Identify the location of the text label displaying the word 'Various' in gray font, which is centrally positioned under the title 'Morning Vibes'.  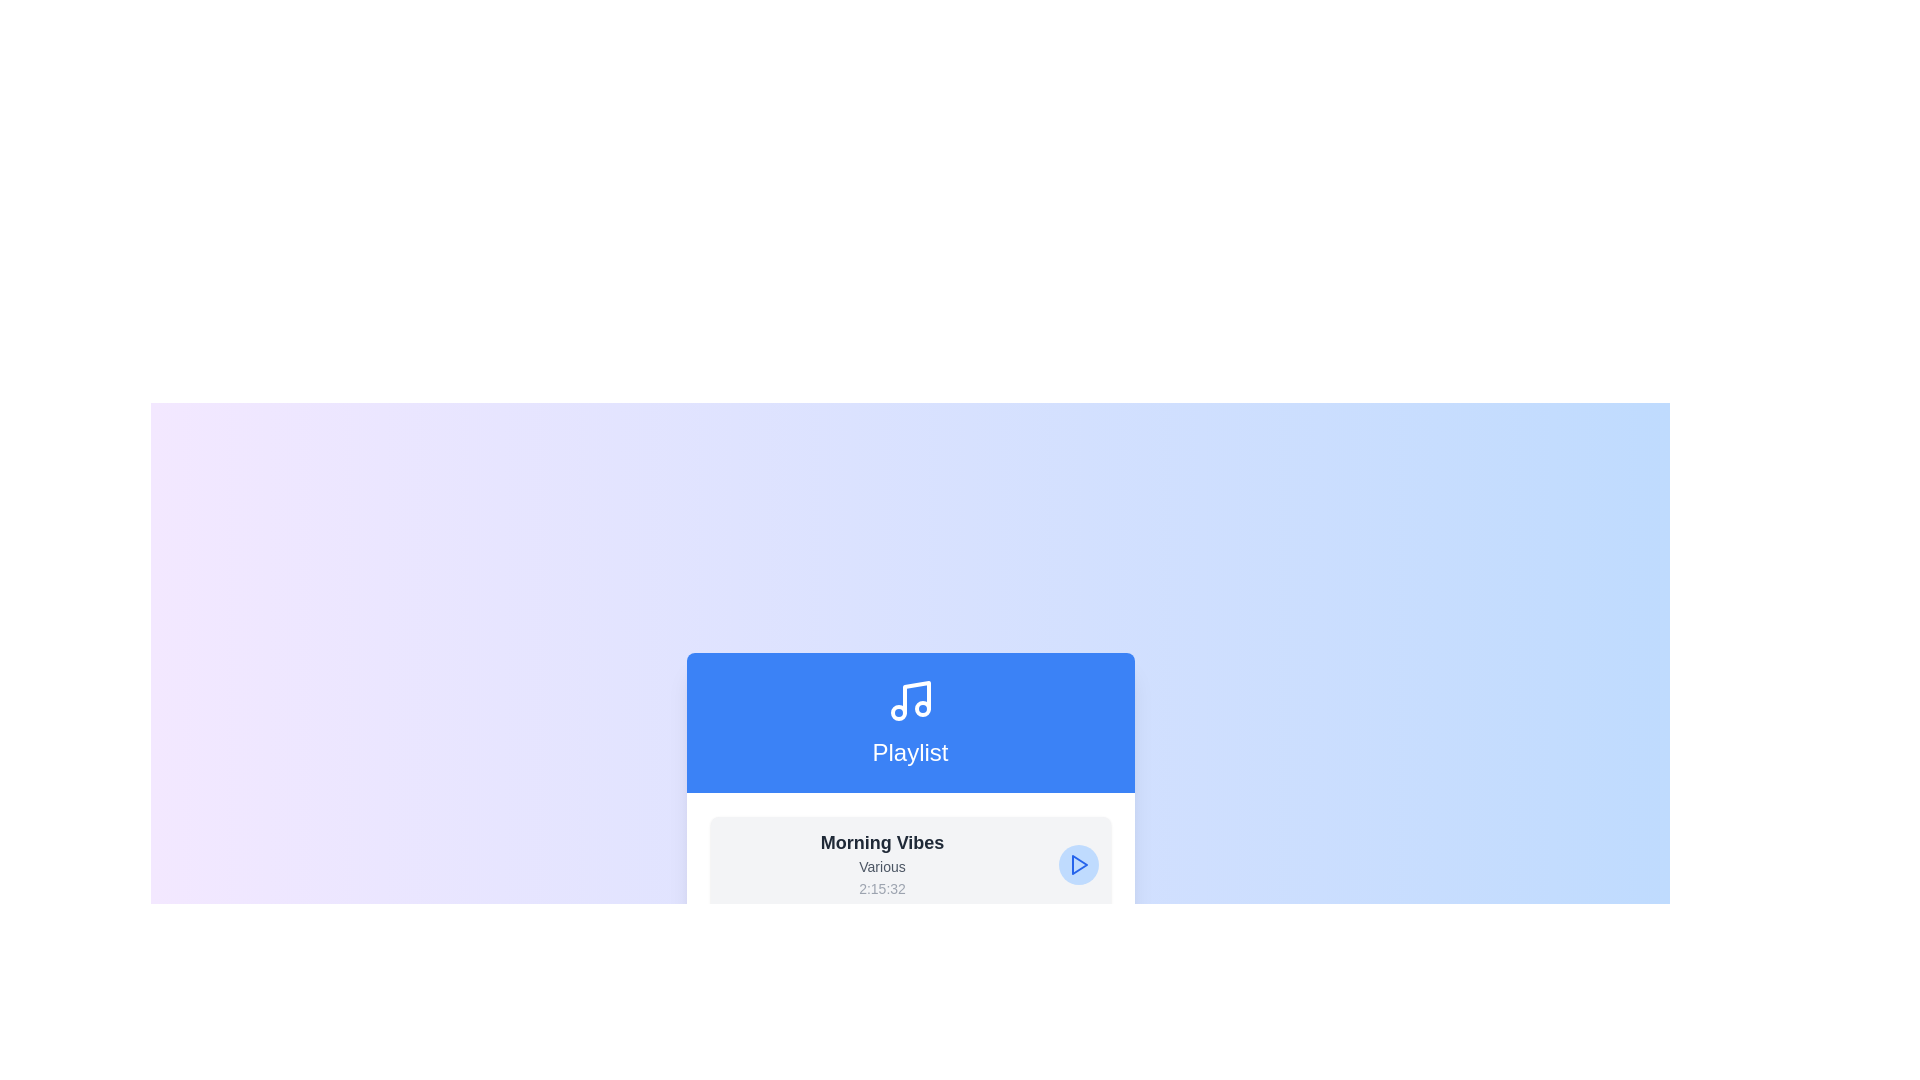
(881, 866).